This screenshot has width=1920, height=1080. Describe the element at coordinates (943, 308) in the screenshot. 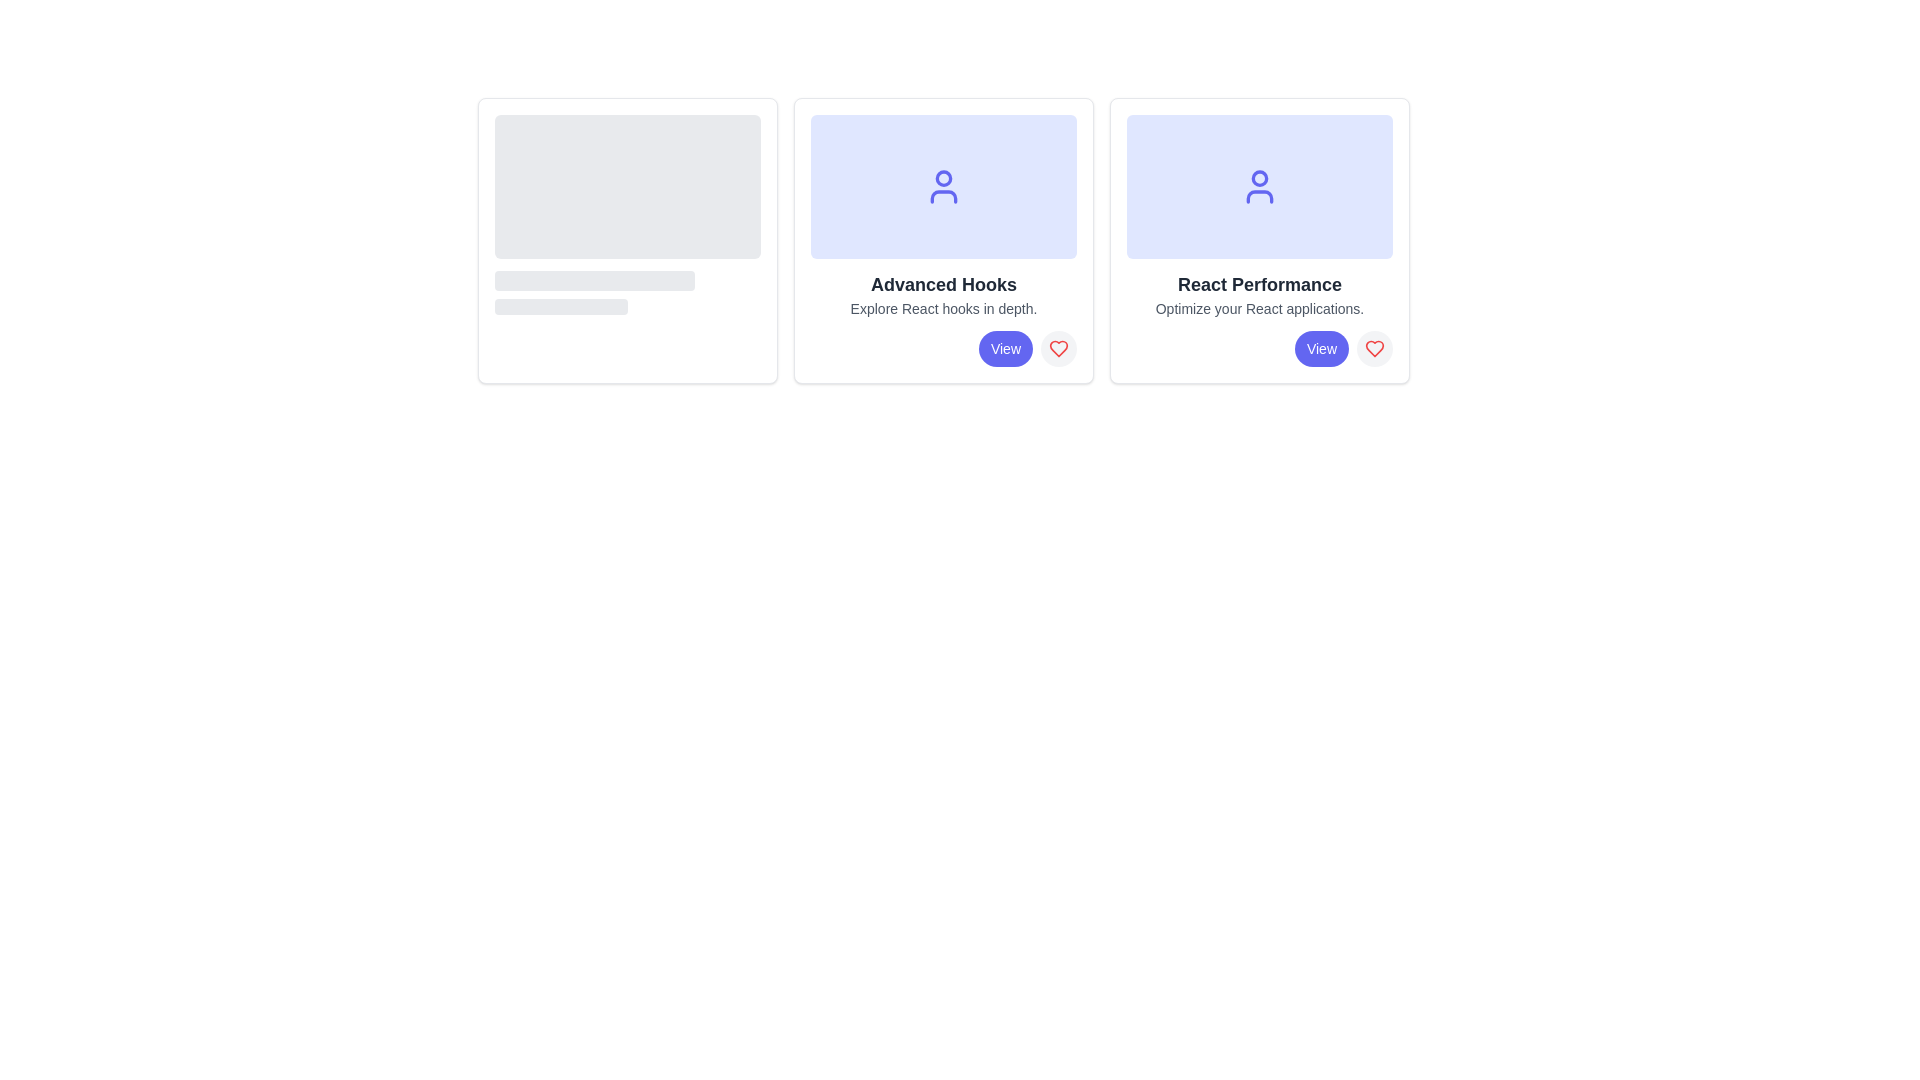

I see `the Text Label providing additional information about 'Advanced Hooks', which is situated below the heading and above the interactive buttons` at that location.